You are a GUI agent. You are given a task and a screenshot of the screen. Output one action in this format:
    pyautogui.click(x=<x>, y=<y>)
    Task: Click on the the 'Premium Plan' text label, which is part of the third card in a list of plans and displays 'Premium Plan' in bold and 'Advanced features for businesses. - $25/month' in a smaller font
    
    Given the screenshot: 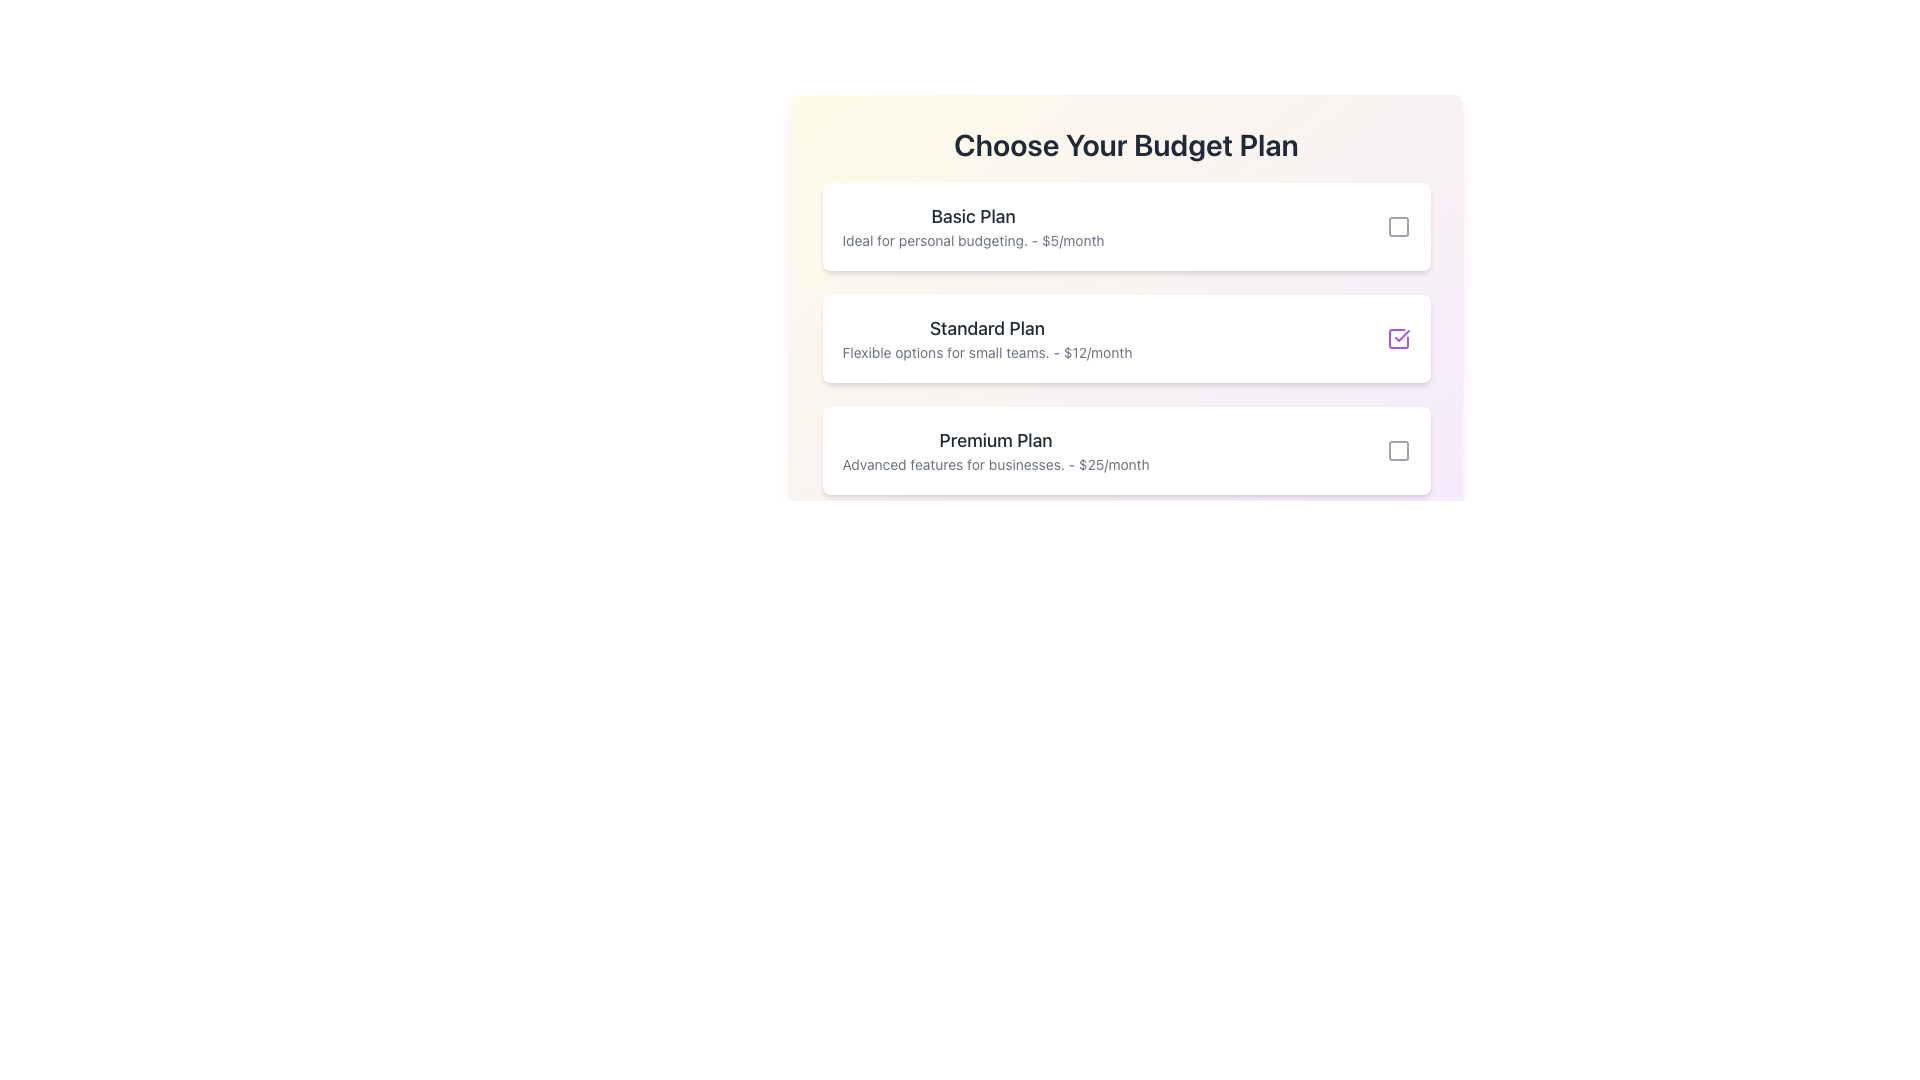 What is the action you would take?
    pyautogui.click(x=996, y=451)
    